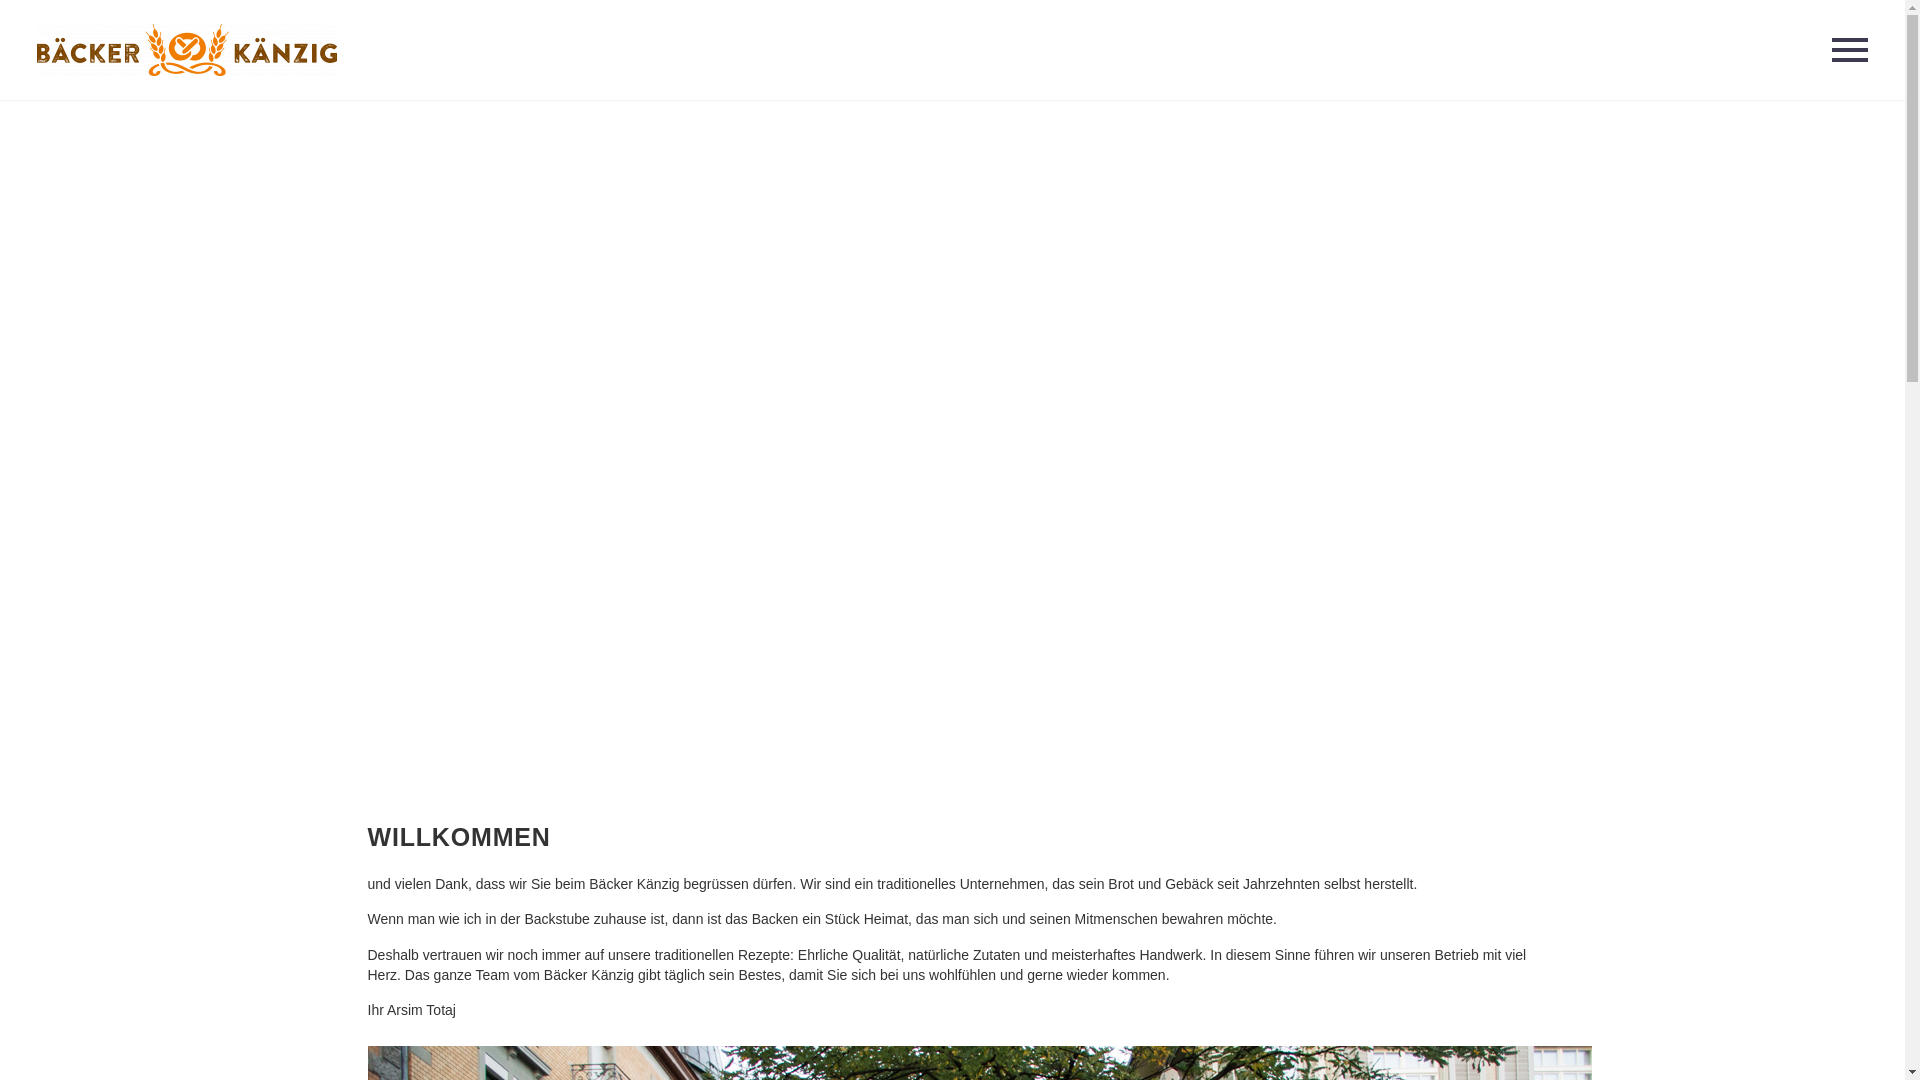  What do you see at coordinates (1848, 49) in the screenshot?
I see `'Primary Menu'` at bounding box center [1848, 49].